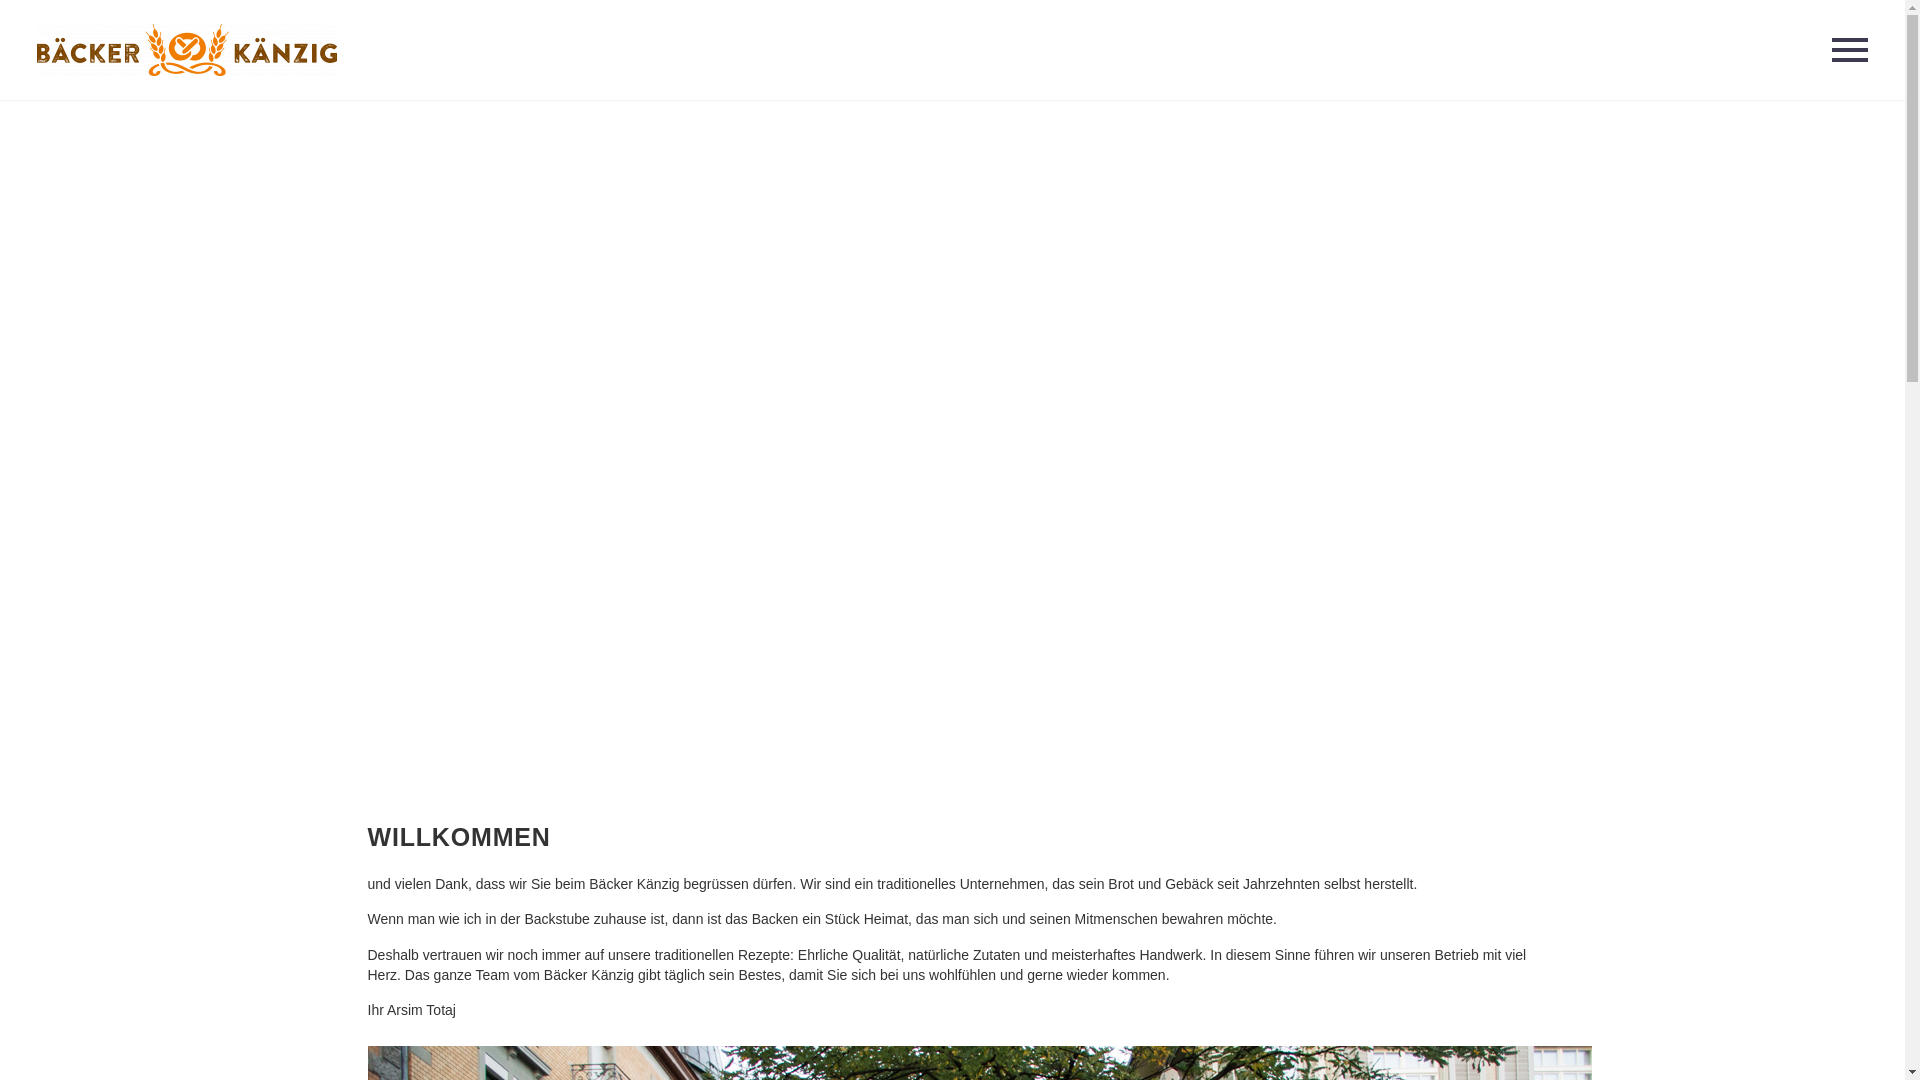  What do you see at coordinates (1848, 49) in the screenshot?
I see `'Primary Menu'` at bounding box center [1848, 49].